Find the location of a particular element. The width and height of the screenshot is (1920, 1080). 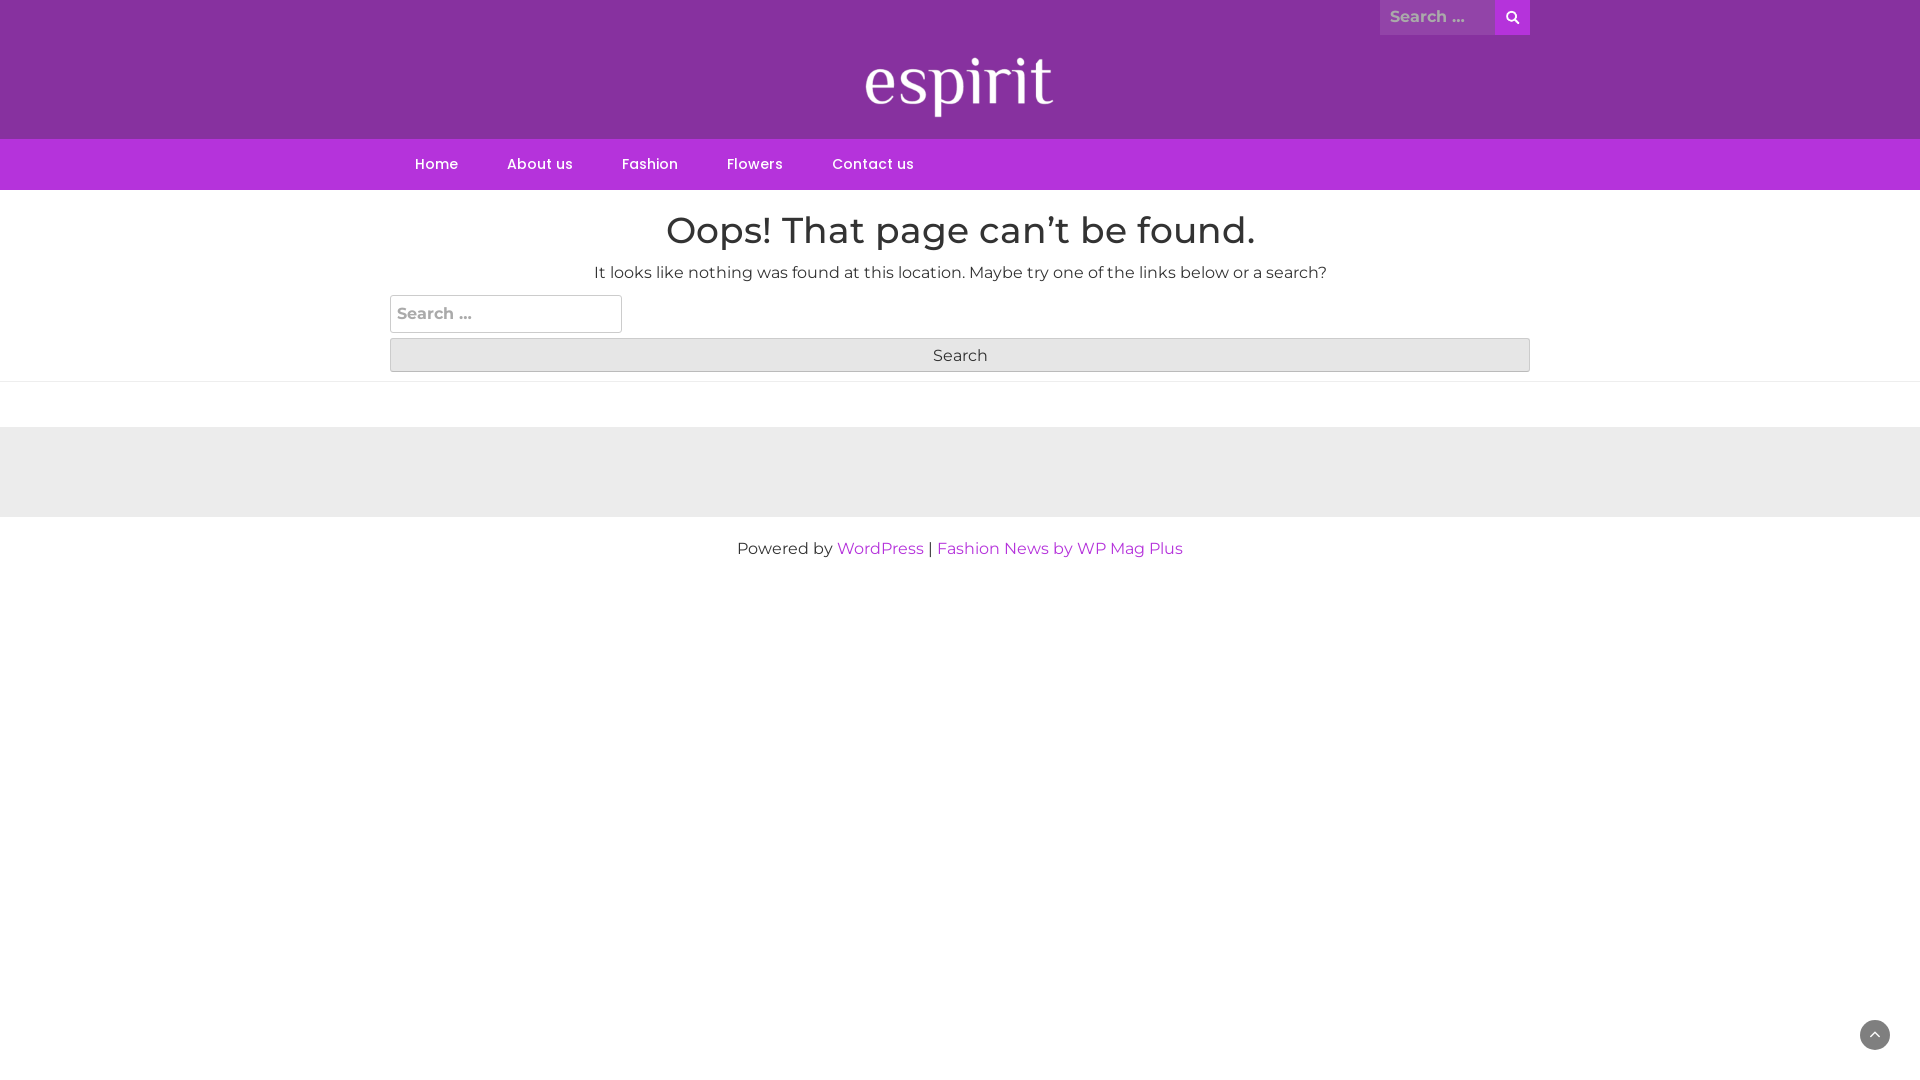

'Flowers' is located at coordinates (753, 163).